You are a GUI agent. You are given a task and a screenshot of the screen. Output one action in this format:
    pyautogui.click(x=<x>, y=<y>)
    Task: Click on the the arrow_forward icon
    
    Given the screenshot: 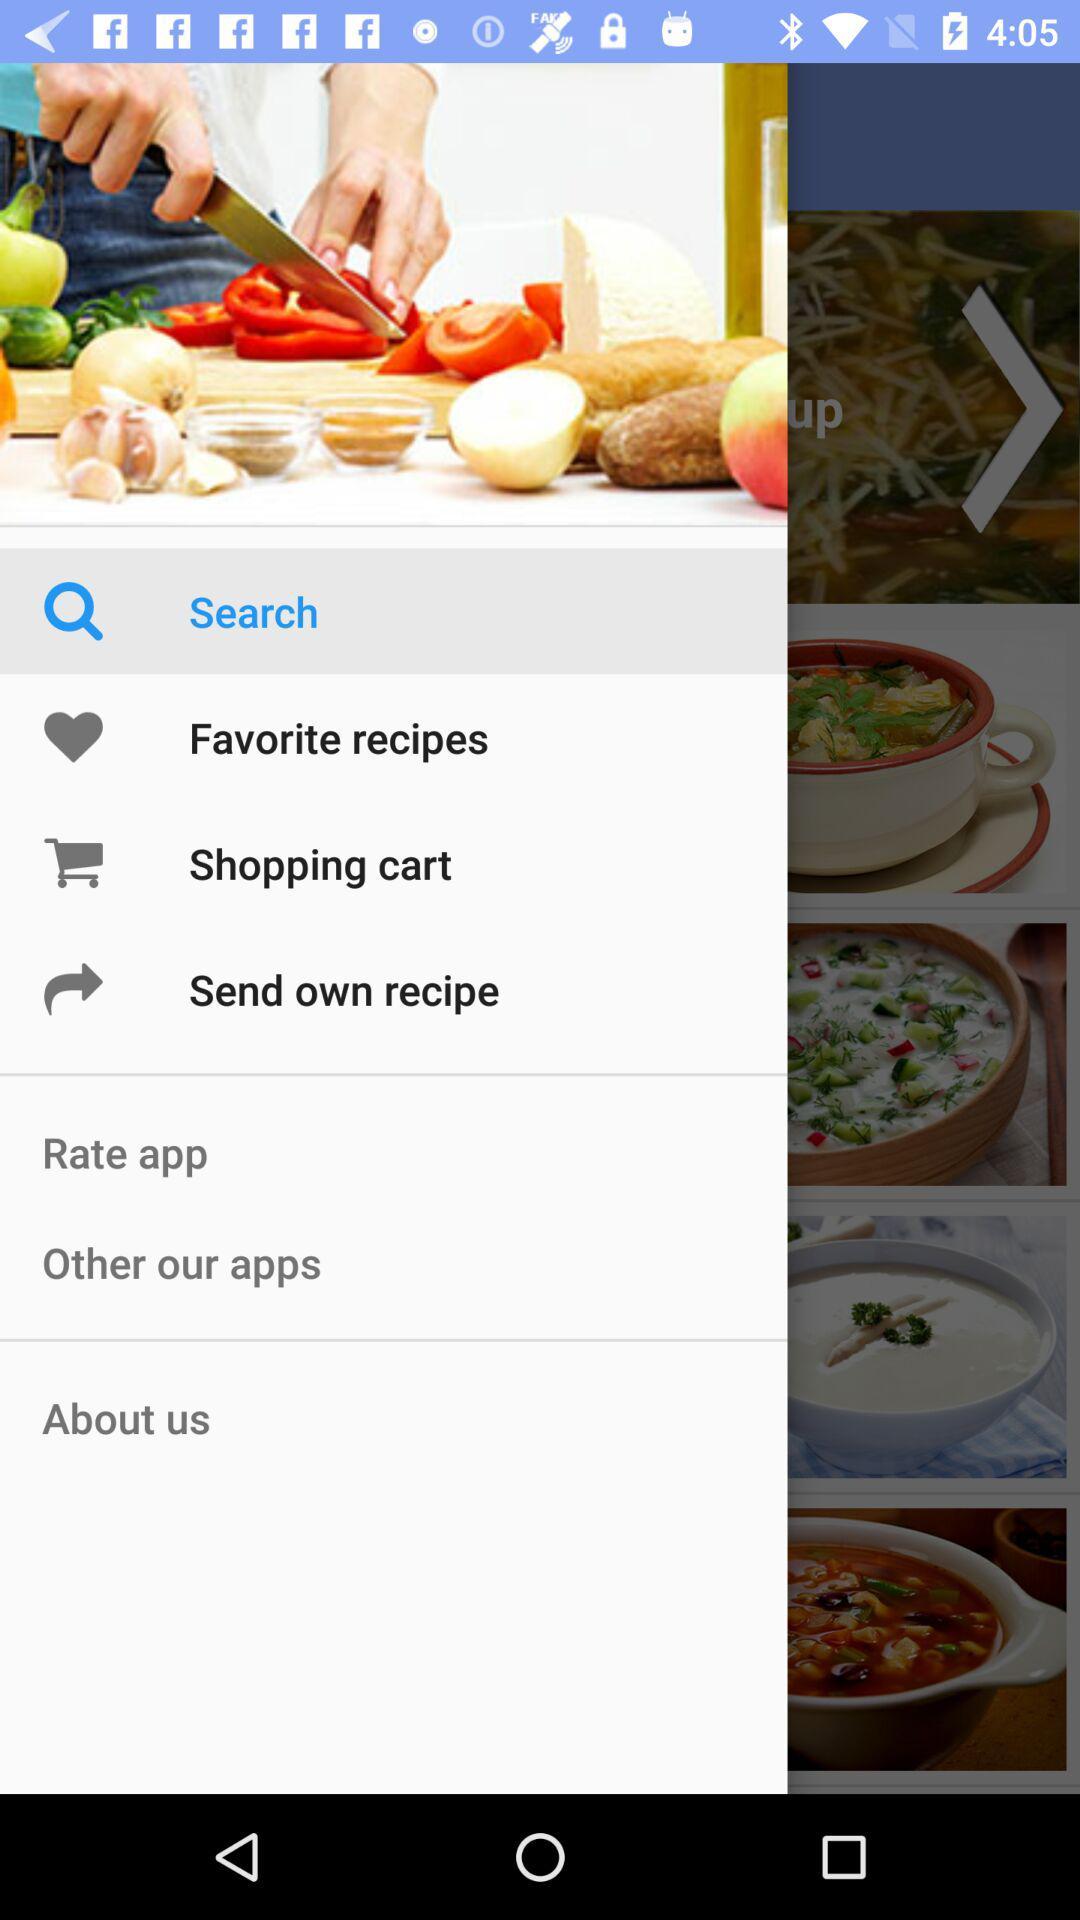 What is the action you would take?
    pyautogui.click(x=1014, y=405)
    